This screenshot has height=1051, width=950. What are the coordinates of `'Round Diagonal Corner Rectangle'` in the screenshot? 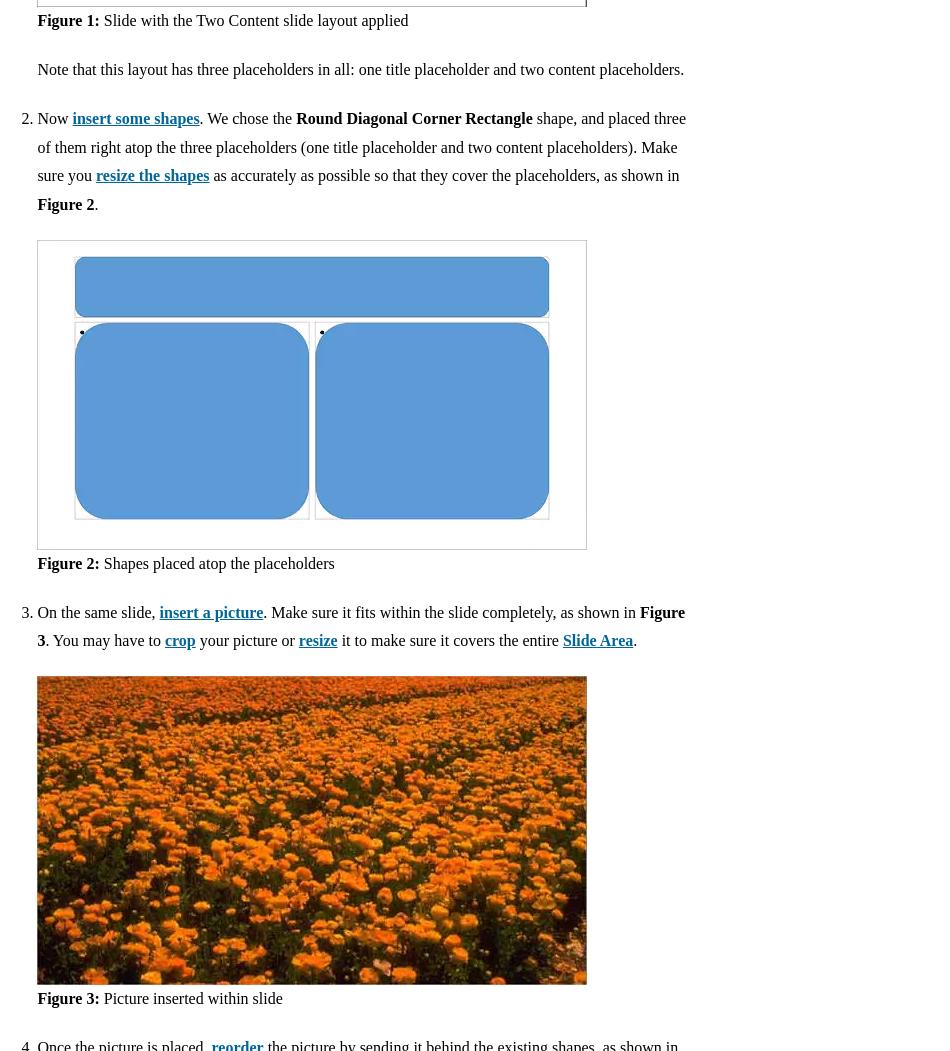 It's located at (413, 117).